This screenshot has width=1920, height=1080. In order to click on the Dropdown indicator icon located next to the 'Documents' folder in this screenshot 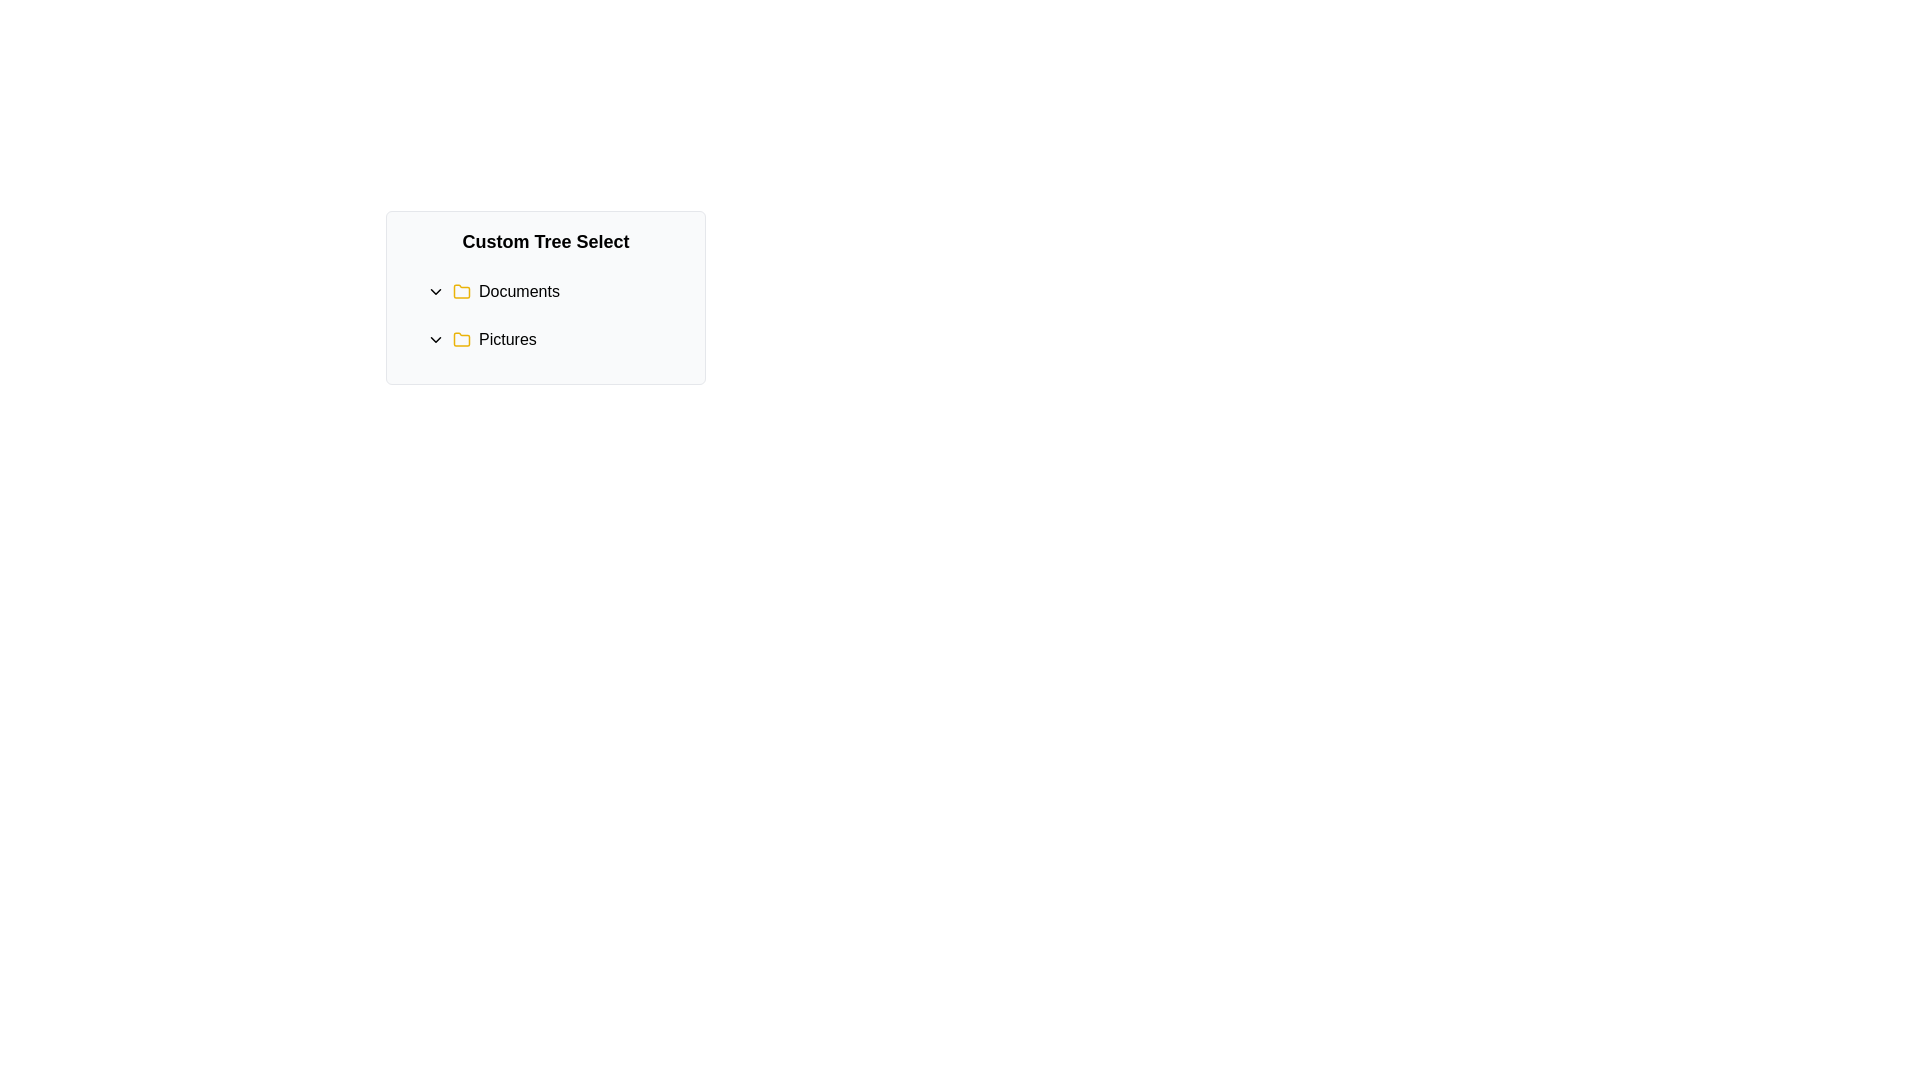, I will do `click(435, 292)`.